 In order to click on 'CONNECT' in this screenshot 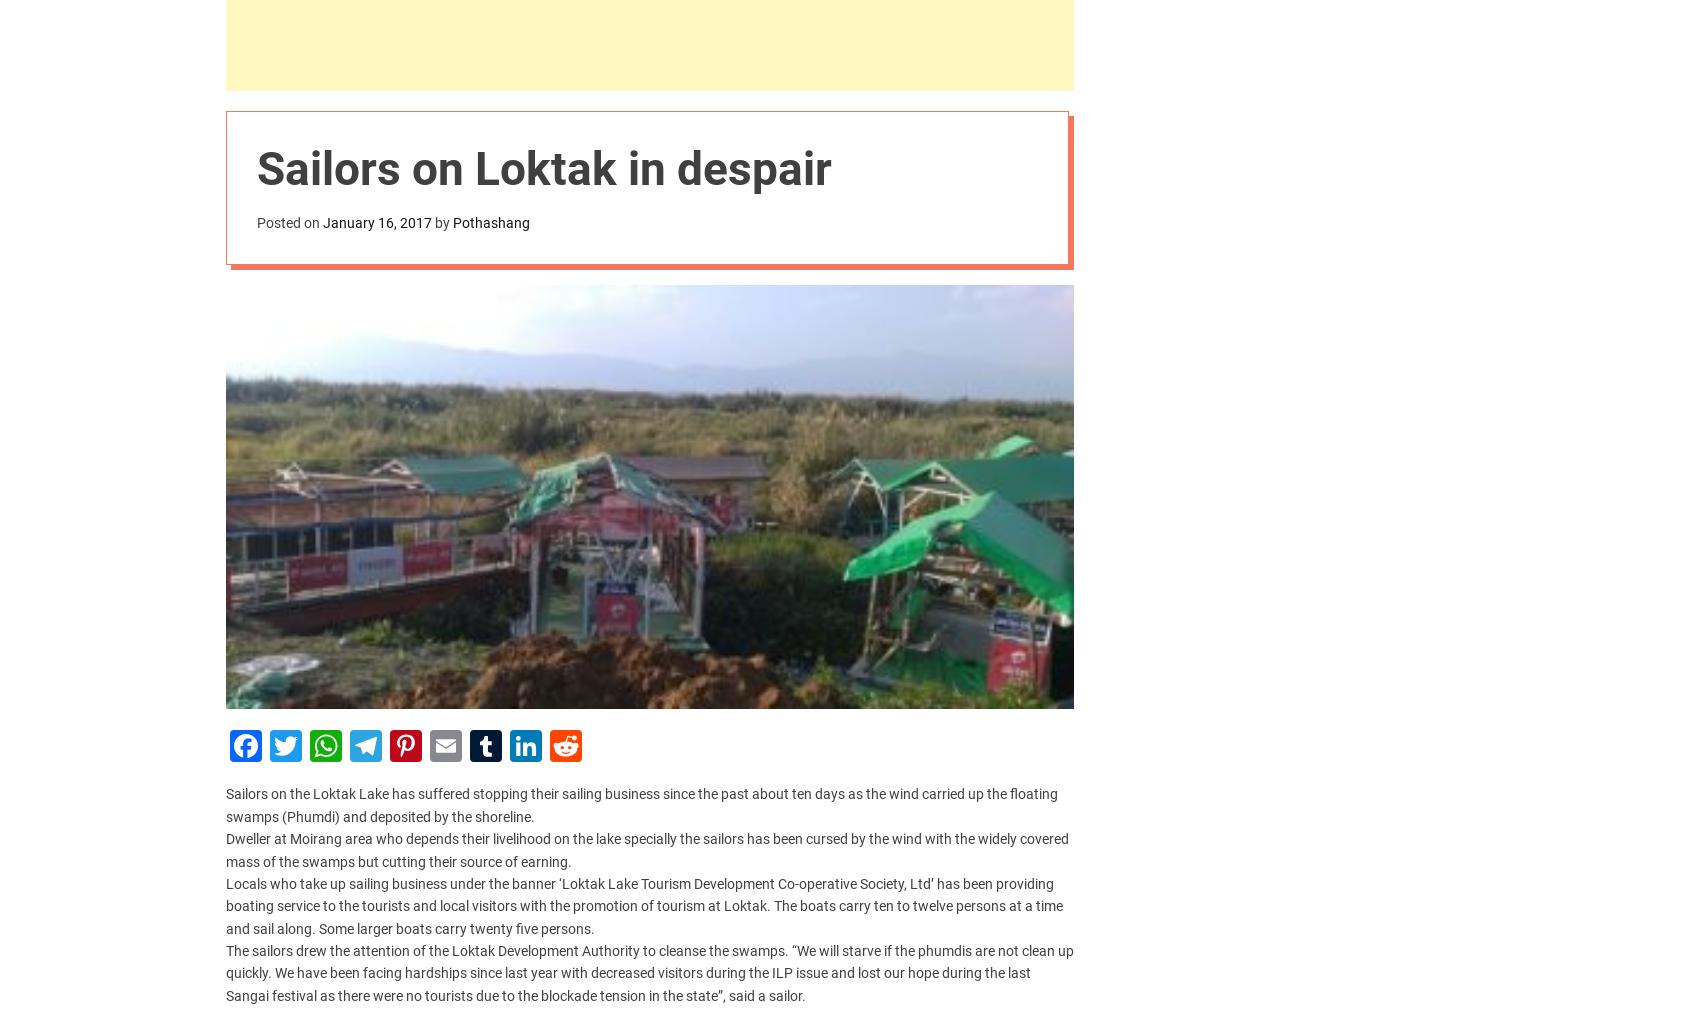, I will do `click(258, 799)`.